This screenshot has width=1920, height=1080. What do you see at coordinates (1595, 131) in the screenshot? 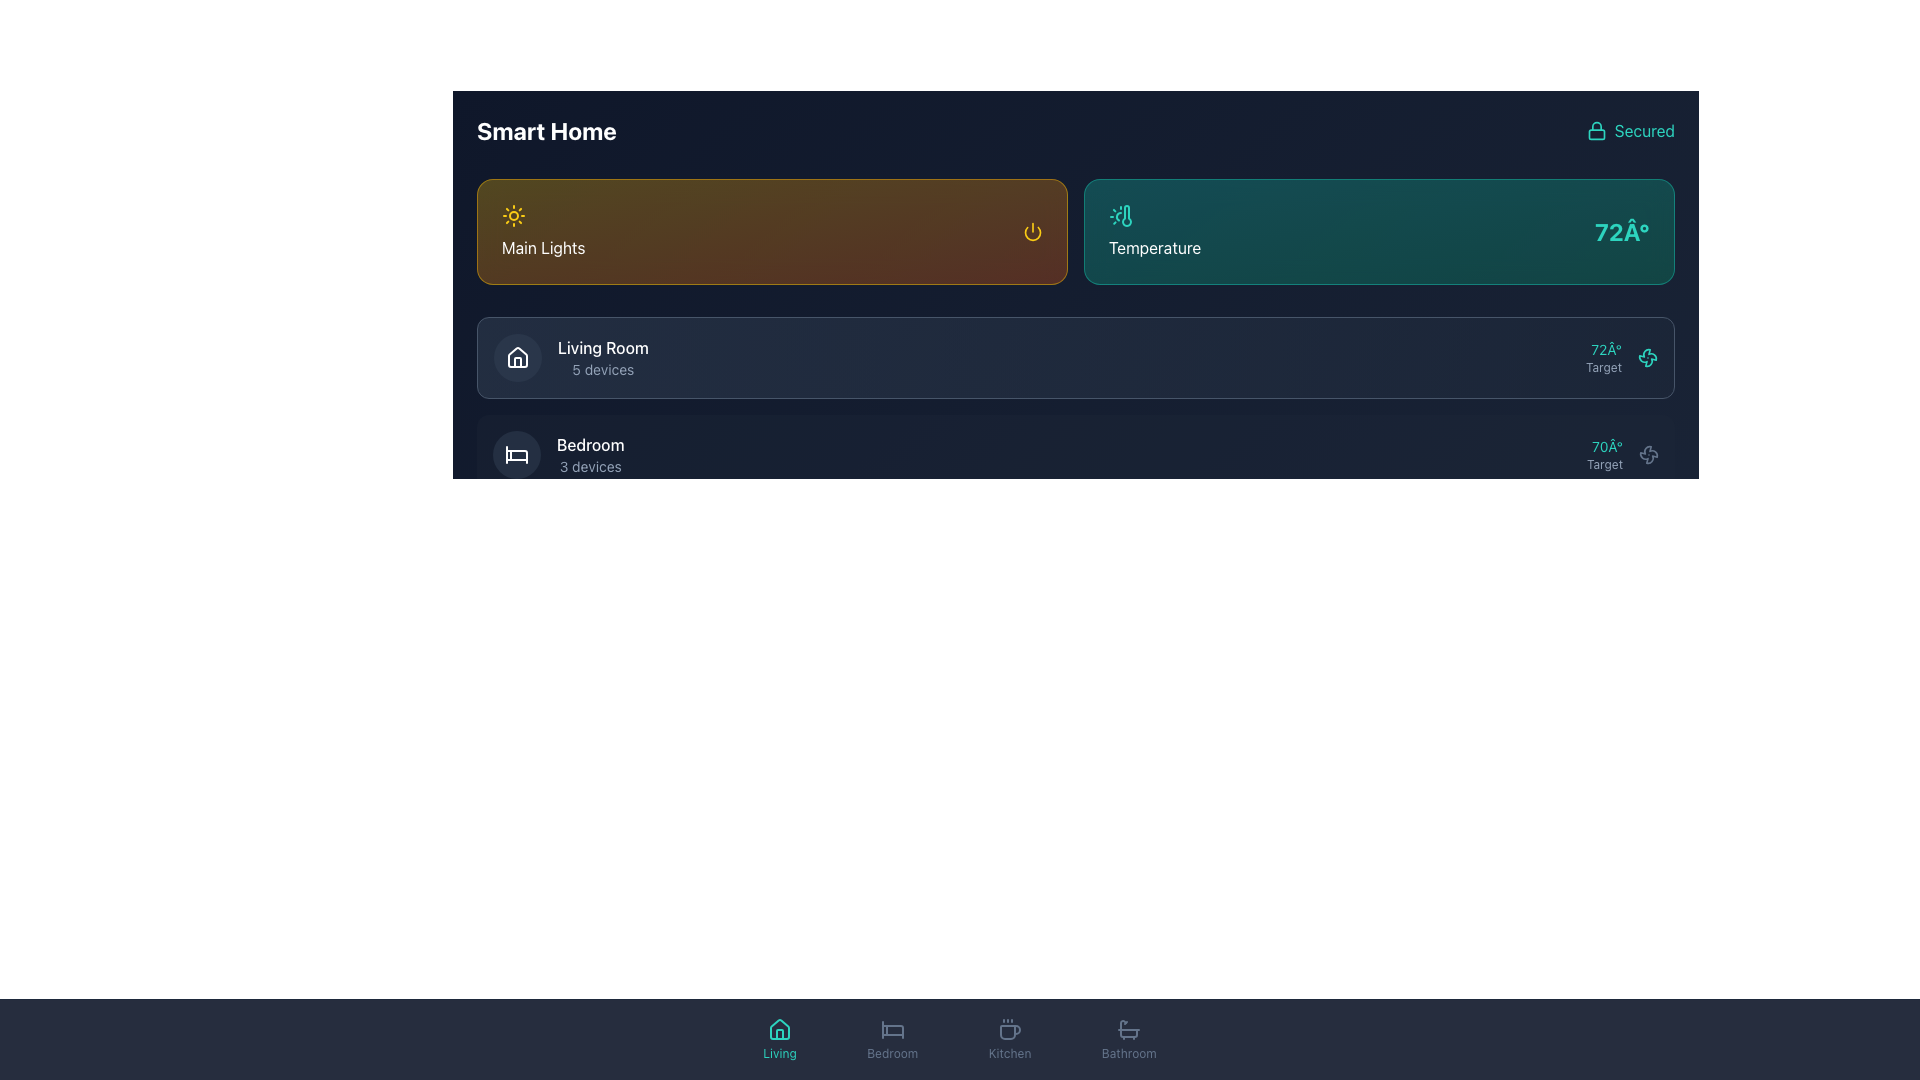
I see `the teal lock icon located to the left of the text 'Secured' in the top-right corner of the interface` at bounding box center [1595, 131].